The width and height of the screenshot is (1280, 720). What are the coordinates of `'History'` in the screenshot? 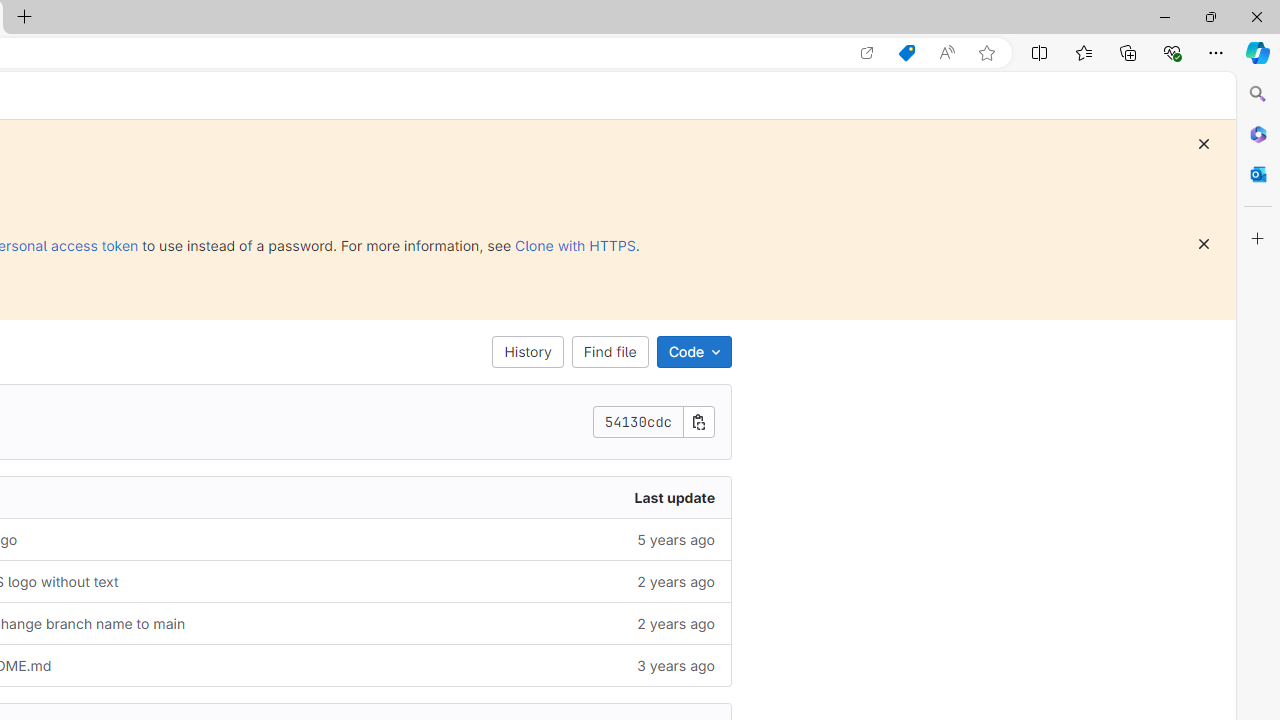 It's located at (528, 351).